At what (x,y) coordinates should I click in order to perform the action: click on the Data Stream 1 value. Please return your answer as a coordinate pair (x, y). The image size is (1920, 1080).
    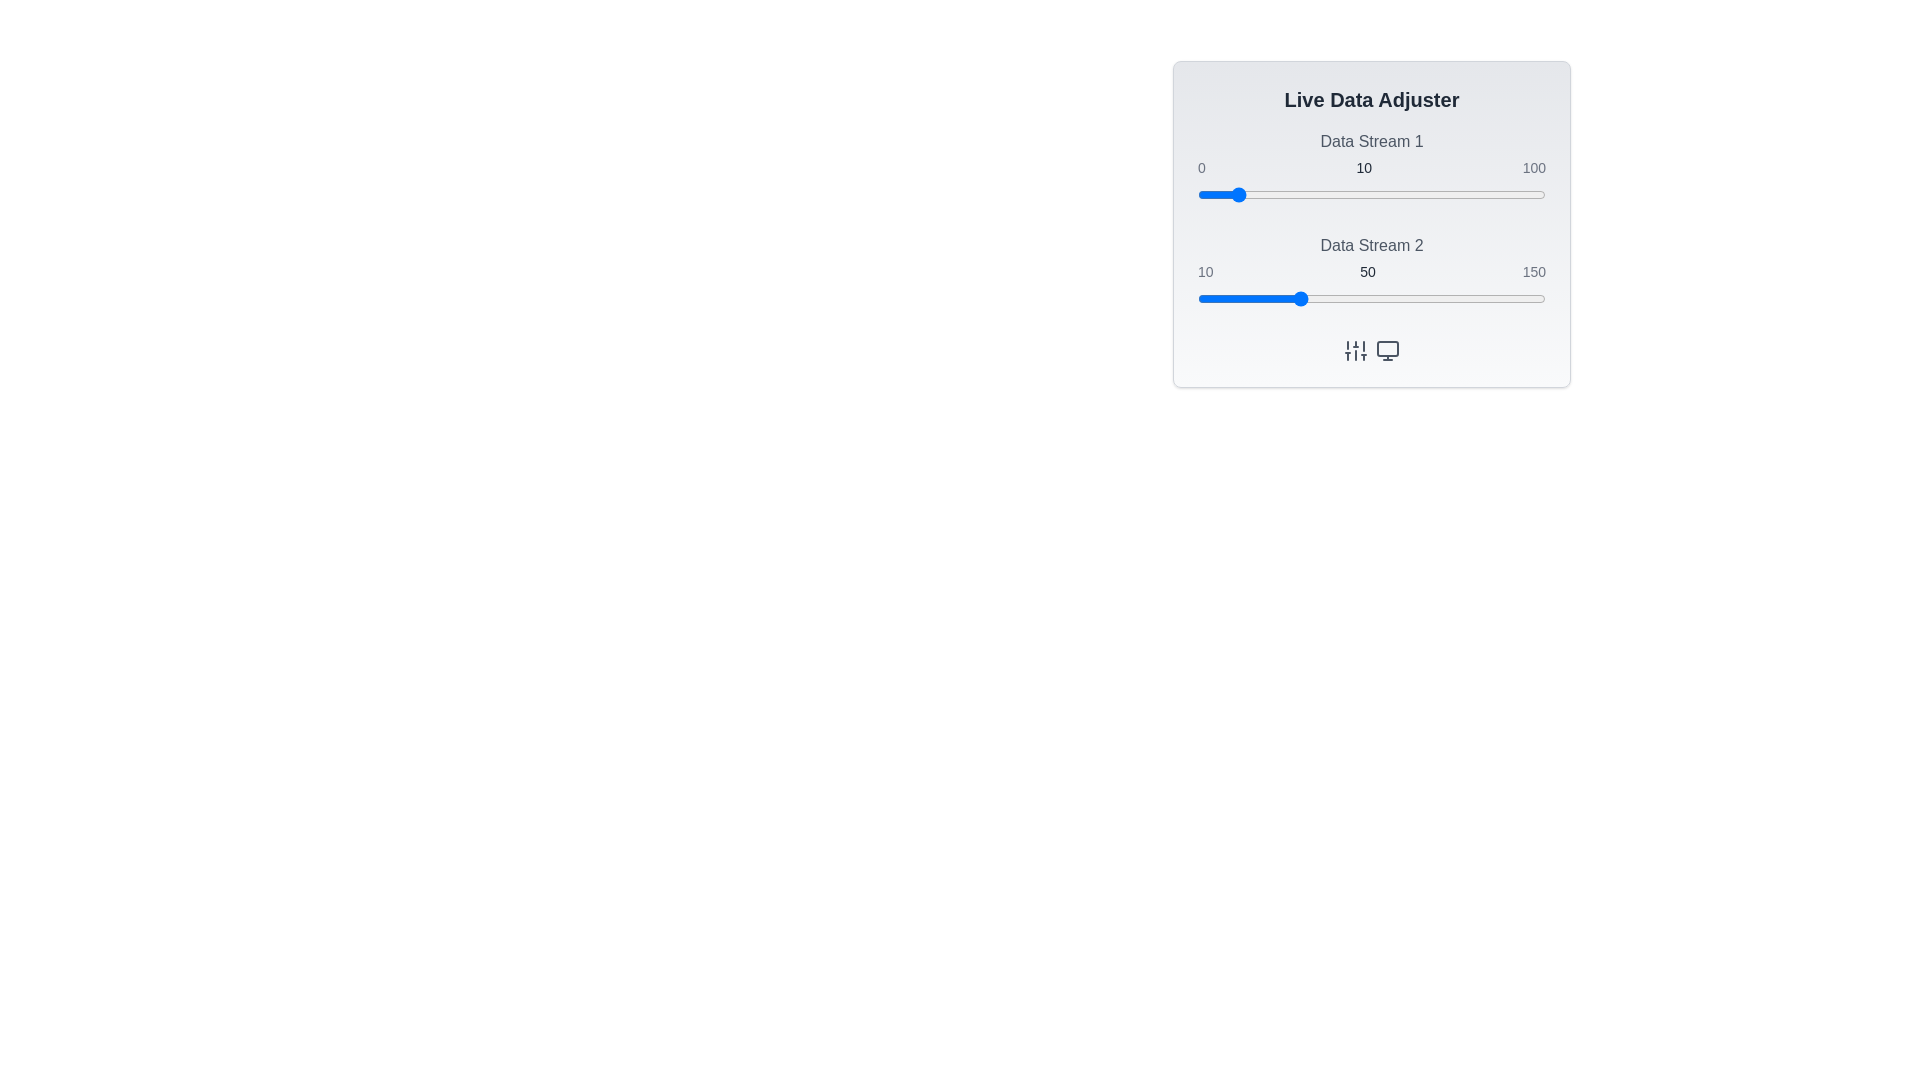
    Looking at the image, I should click on (1402, 195).